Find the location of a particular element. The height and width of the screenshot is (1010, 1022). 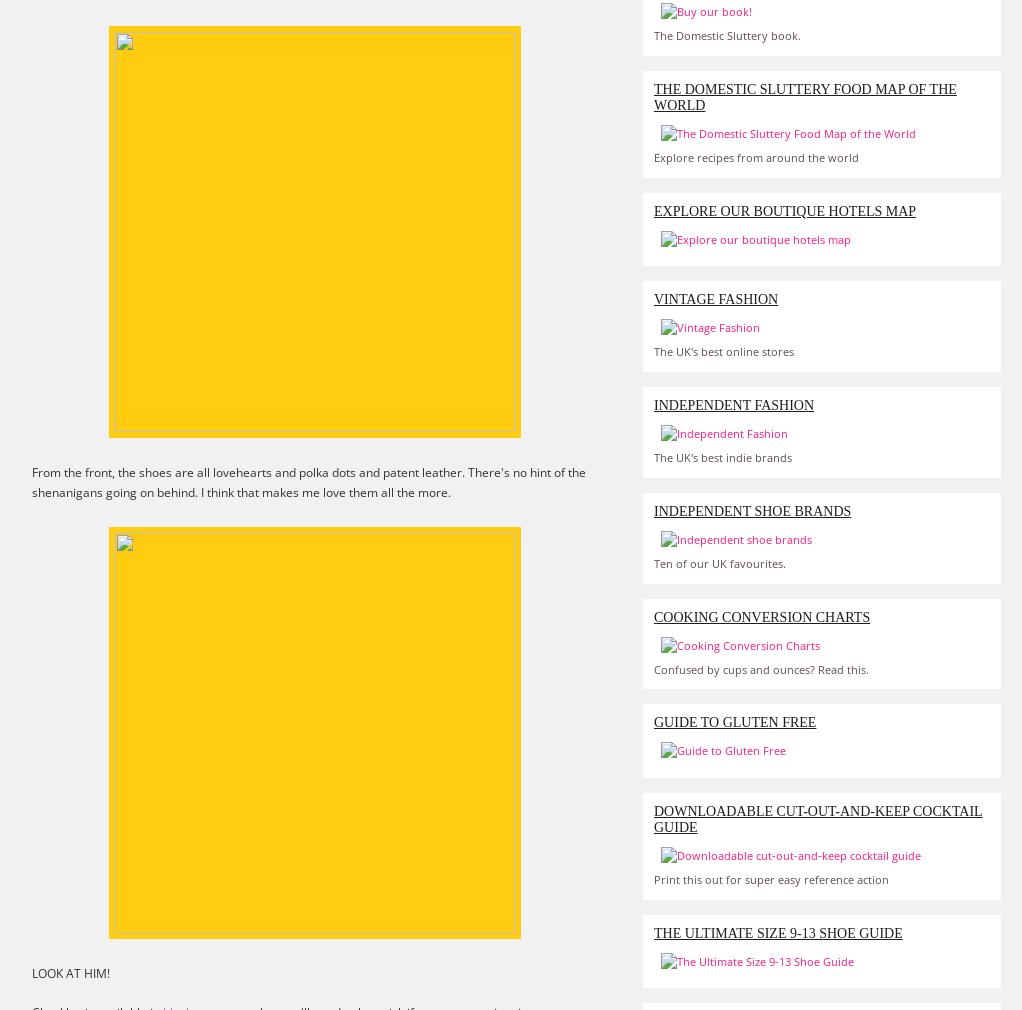

'Confused by cups and ounces? Read this.' is located at coordinates (760, 667).